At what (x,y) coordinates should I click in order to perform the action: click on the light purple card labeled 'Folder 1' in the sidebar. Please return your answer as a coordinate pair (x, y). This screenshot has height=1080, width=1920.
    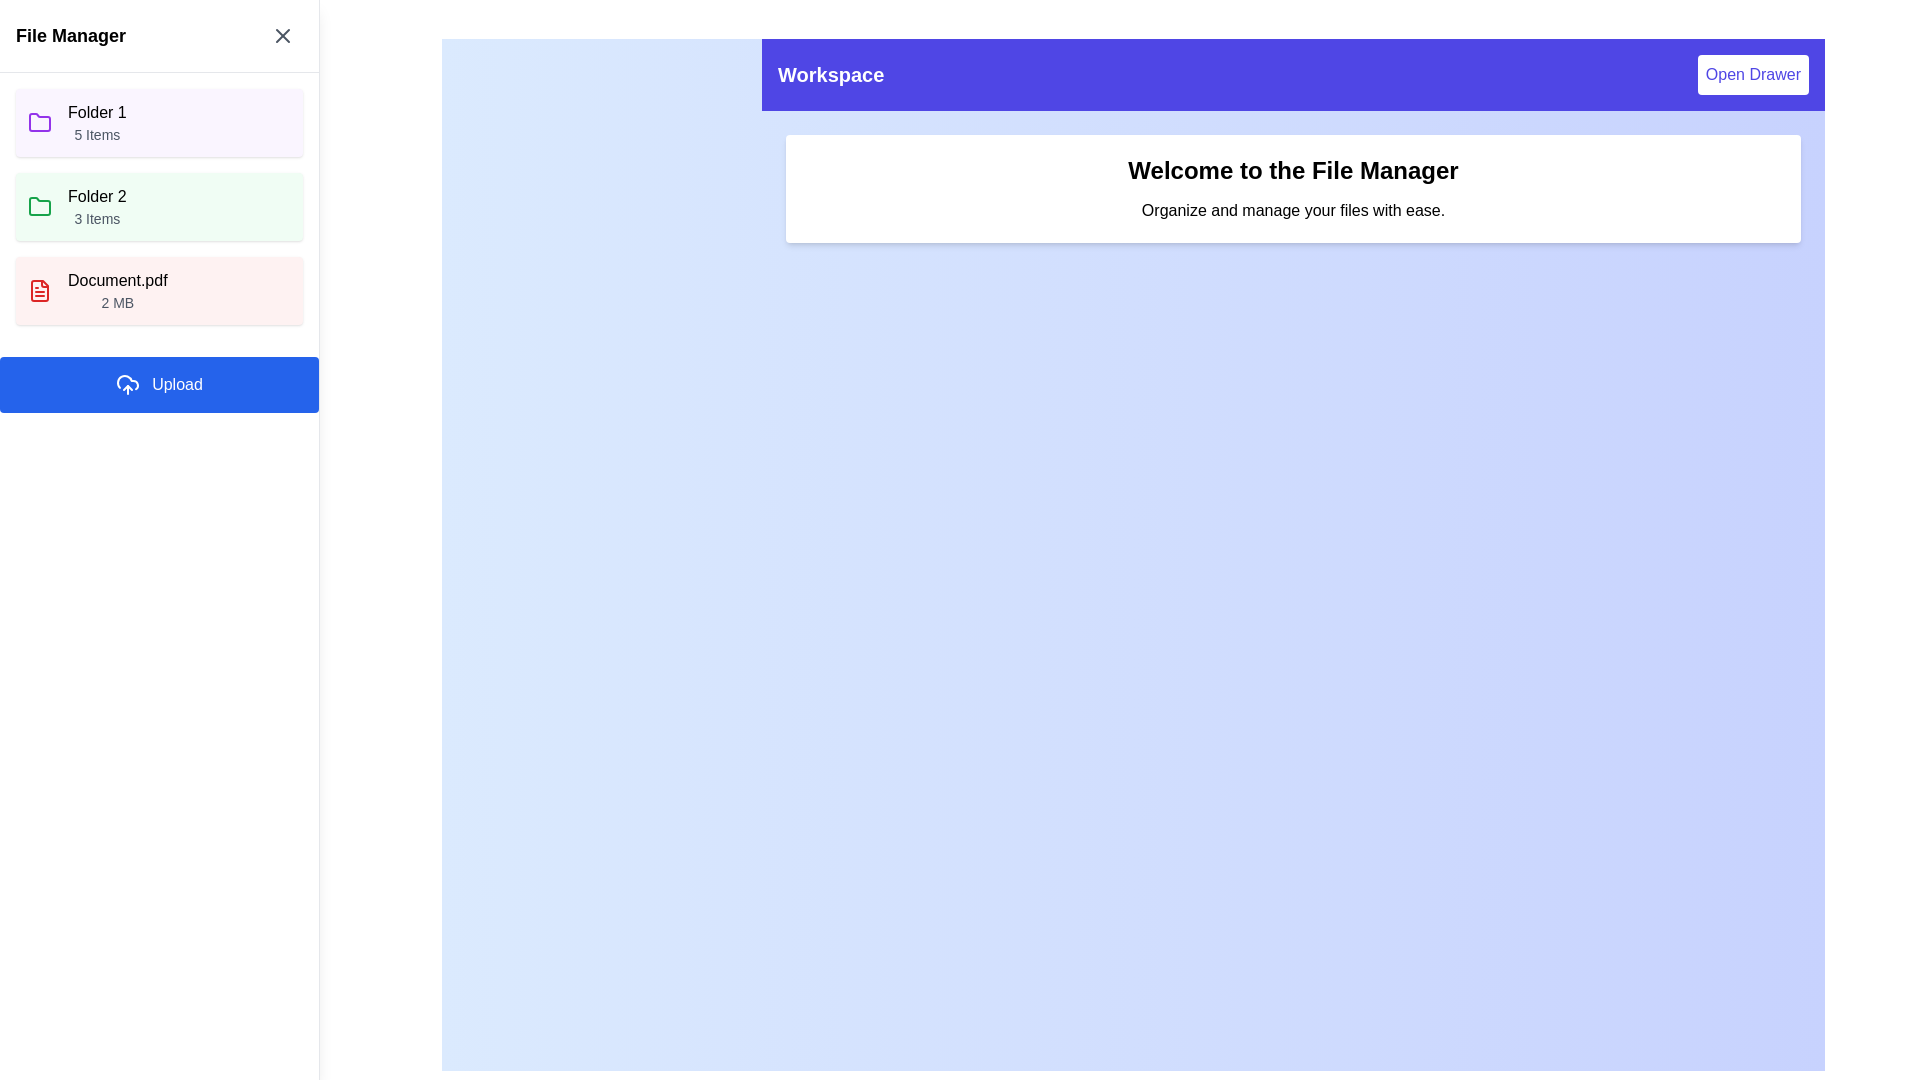
    Looking at the image, I should click on (158, 123).